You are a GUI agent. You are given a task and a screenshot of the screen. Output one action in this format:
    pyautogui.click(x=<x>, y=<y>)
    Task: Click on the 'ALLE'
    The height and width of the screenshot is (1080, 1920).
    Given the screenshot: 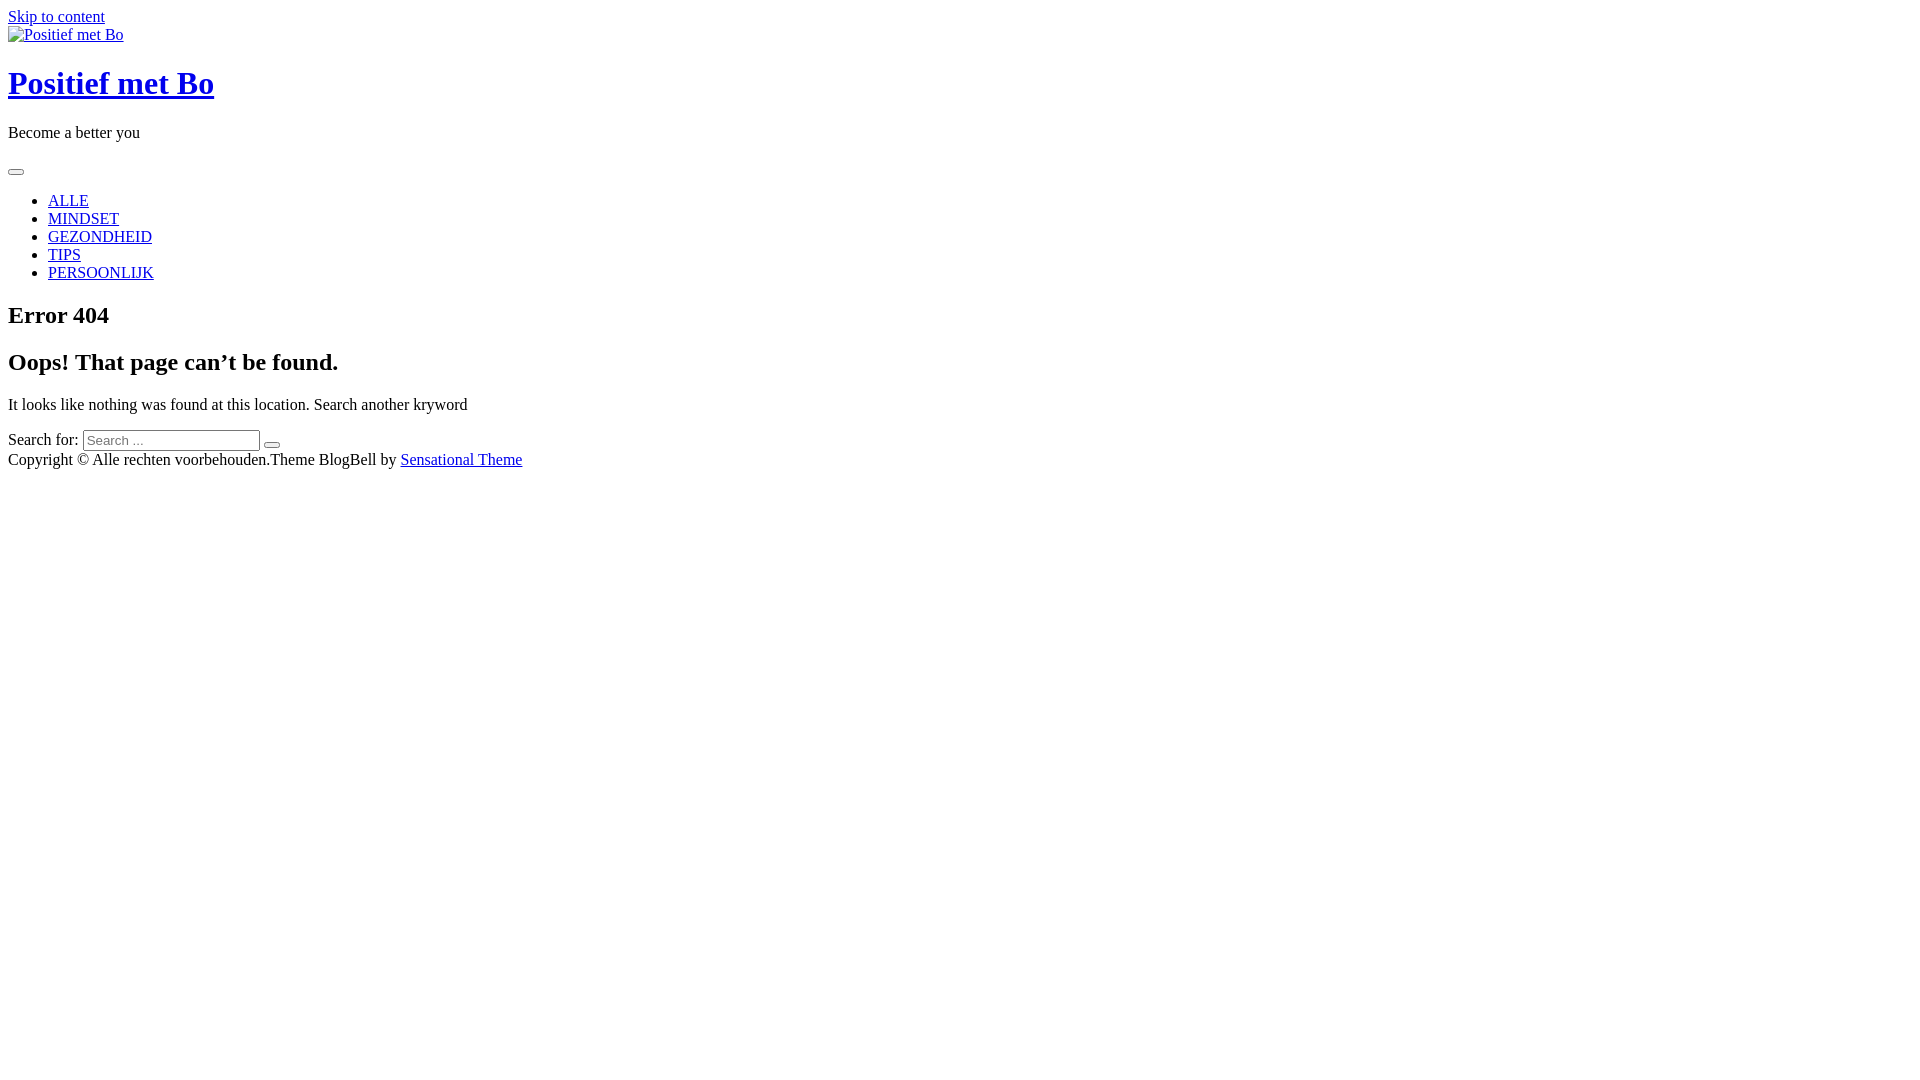 What is the action you would take?
    pyautogui.click(x=68, y=200)
    